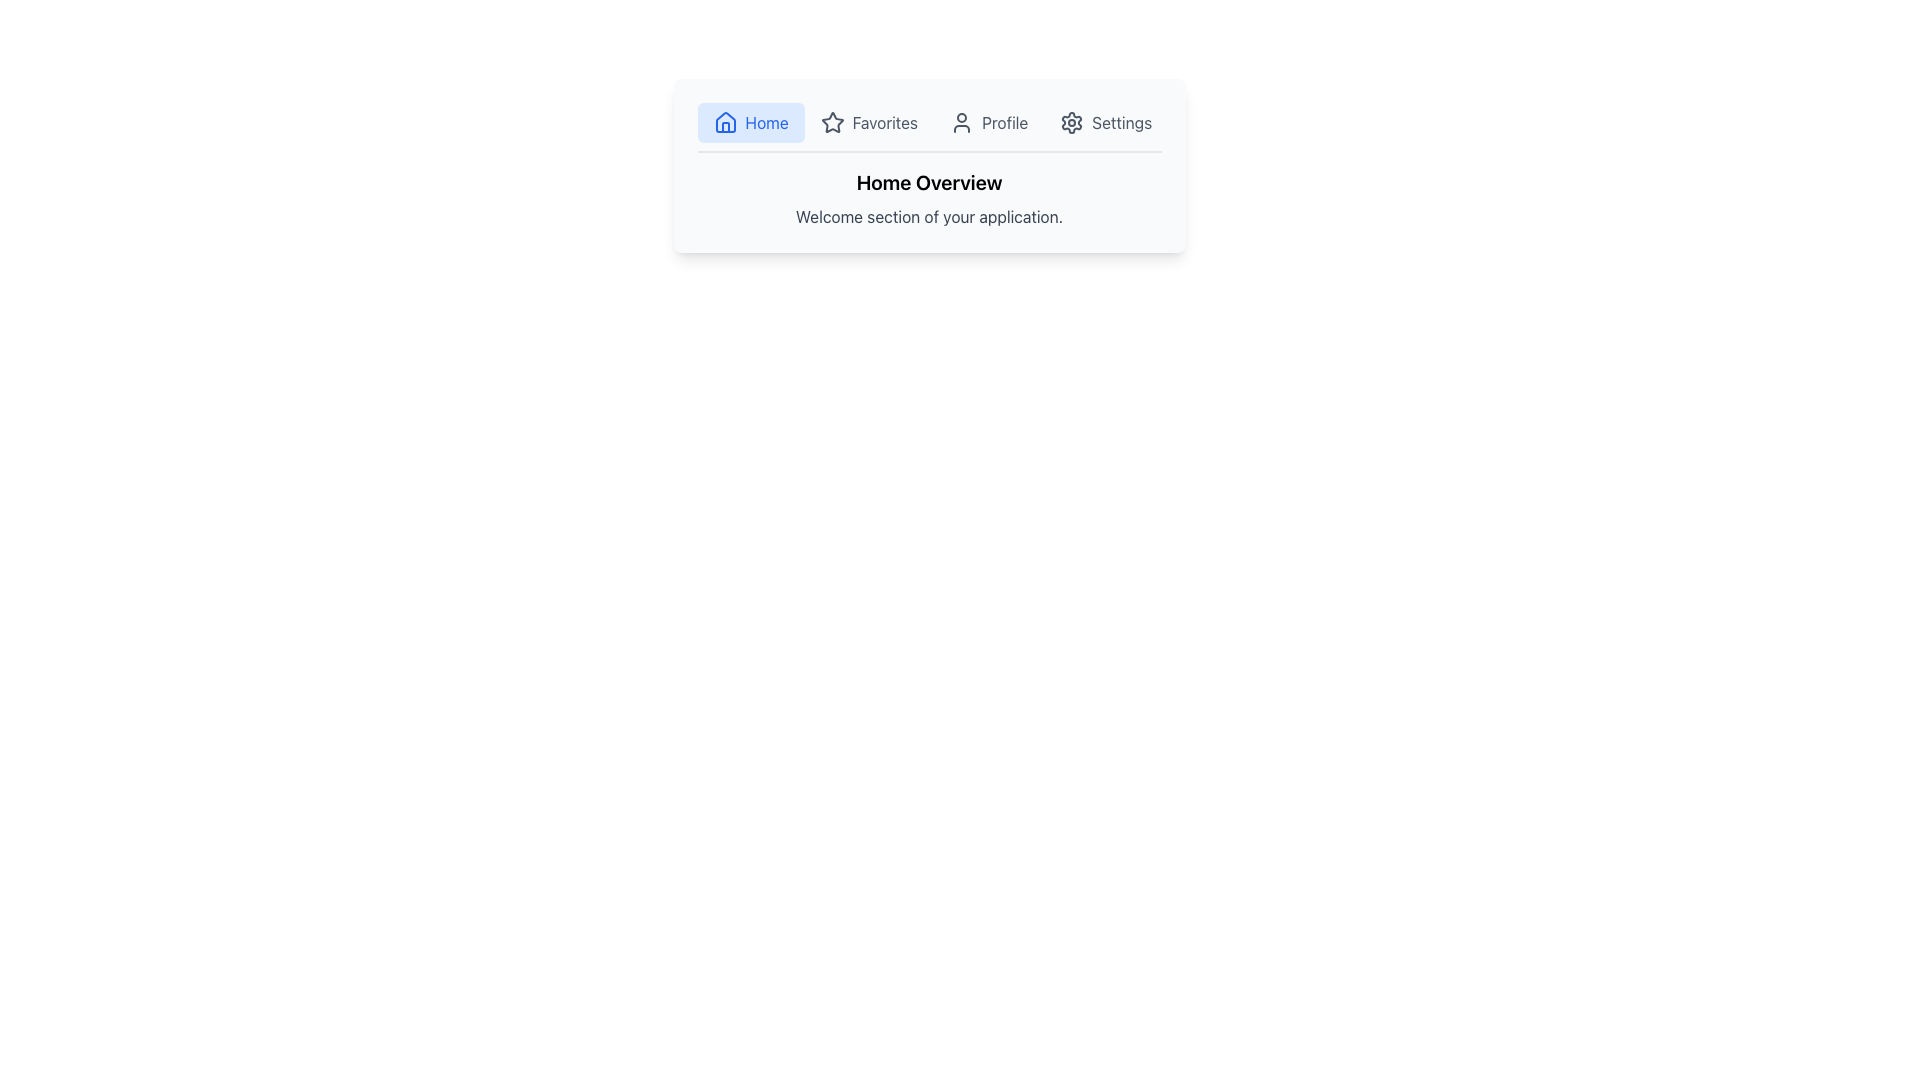  What do you see at coordinates (1071, 123) in the screenshot?
I see `the gear icon located in the 'Settings' section of the horizontal navigation bar` at bounding box center [1071, 123].